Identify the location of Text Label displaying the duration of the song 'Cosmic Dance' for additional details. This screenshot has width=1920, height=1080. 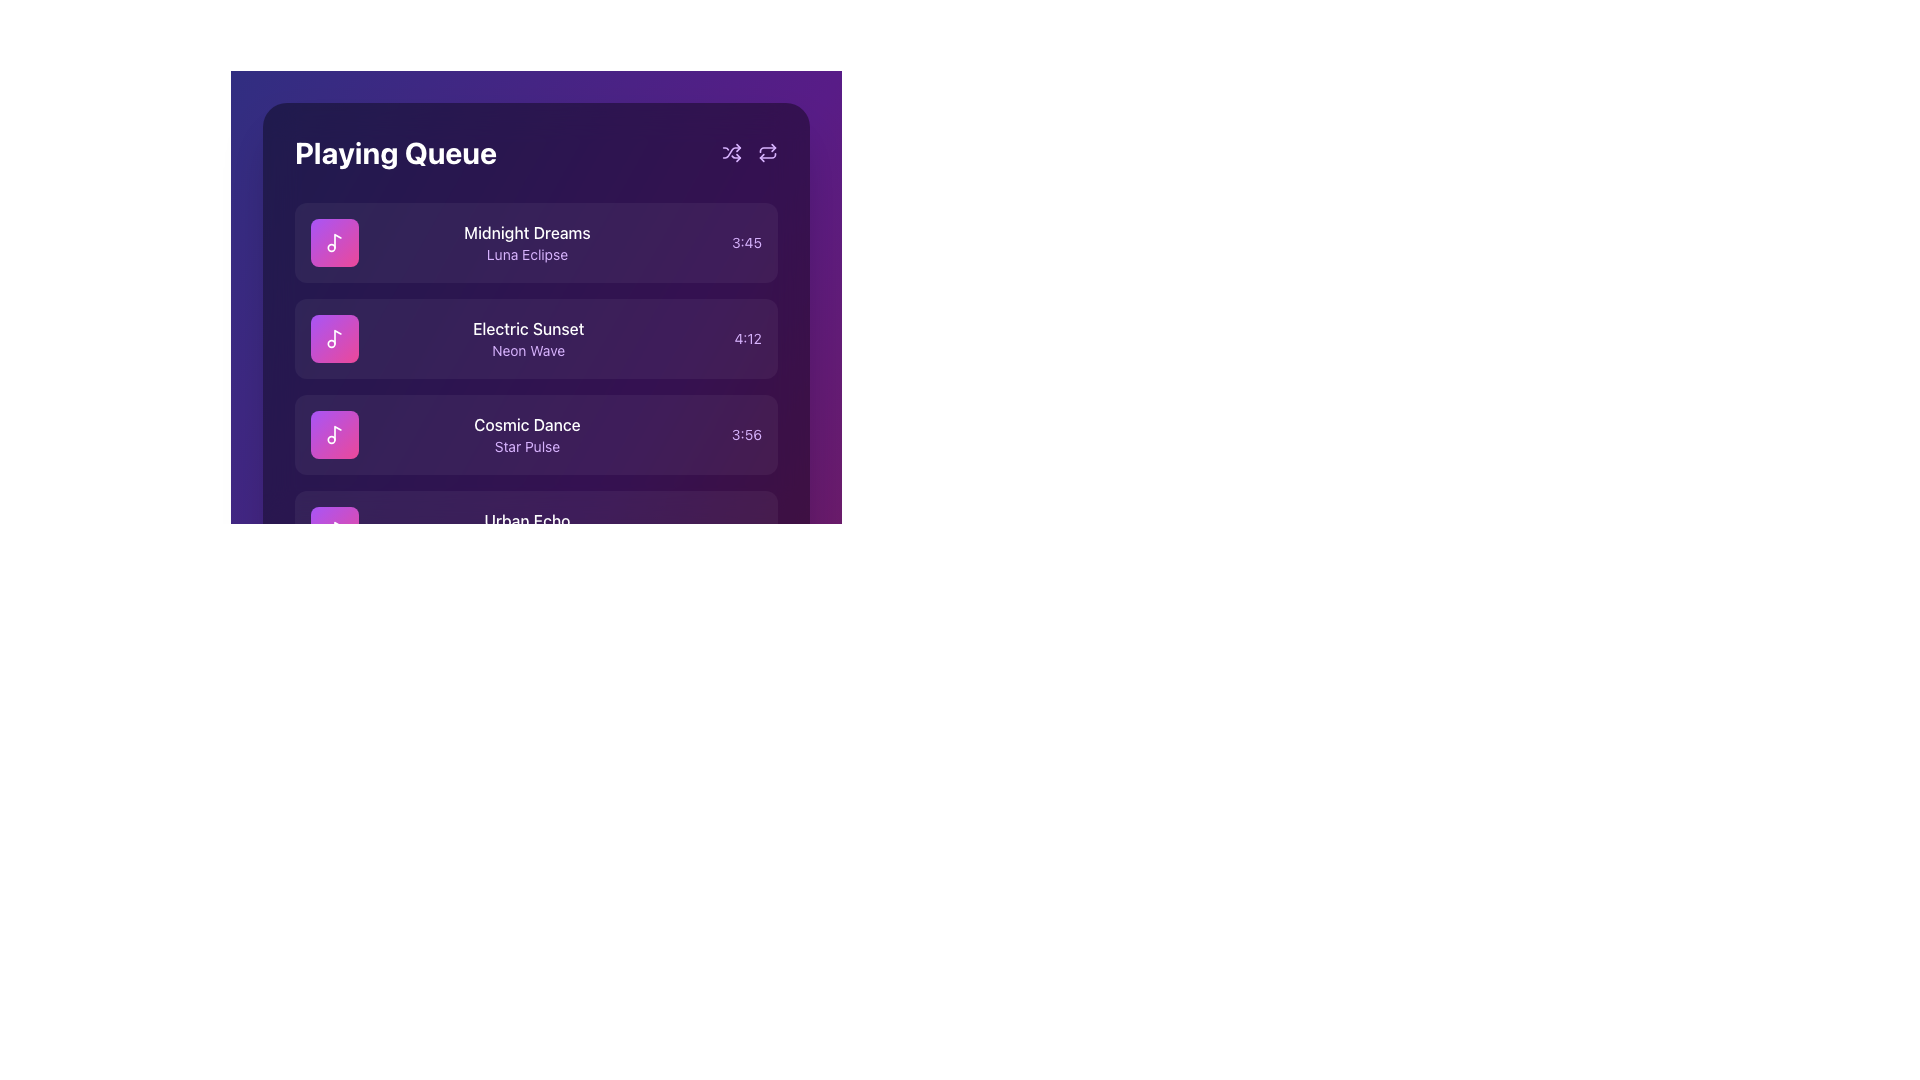
(728, 434).